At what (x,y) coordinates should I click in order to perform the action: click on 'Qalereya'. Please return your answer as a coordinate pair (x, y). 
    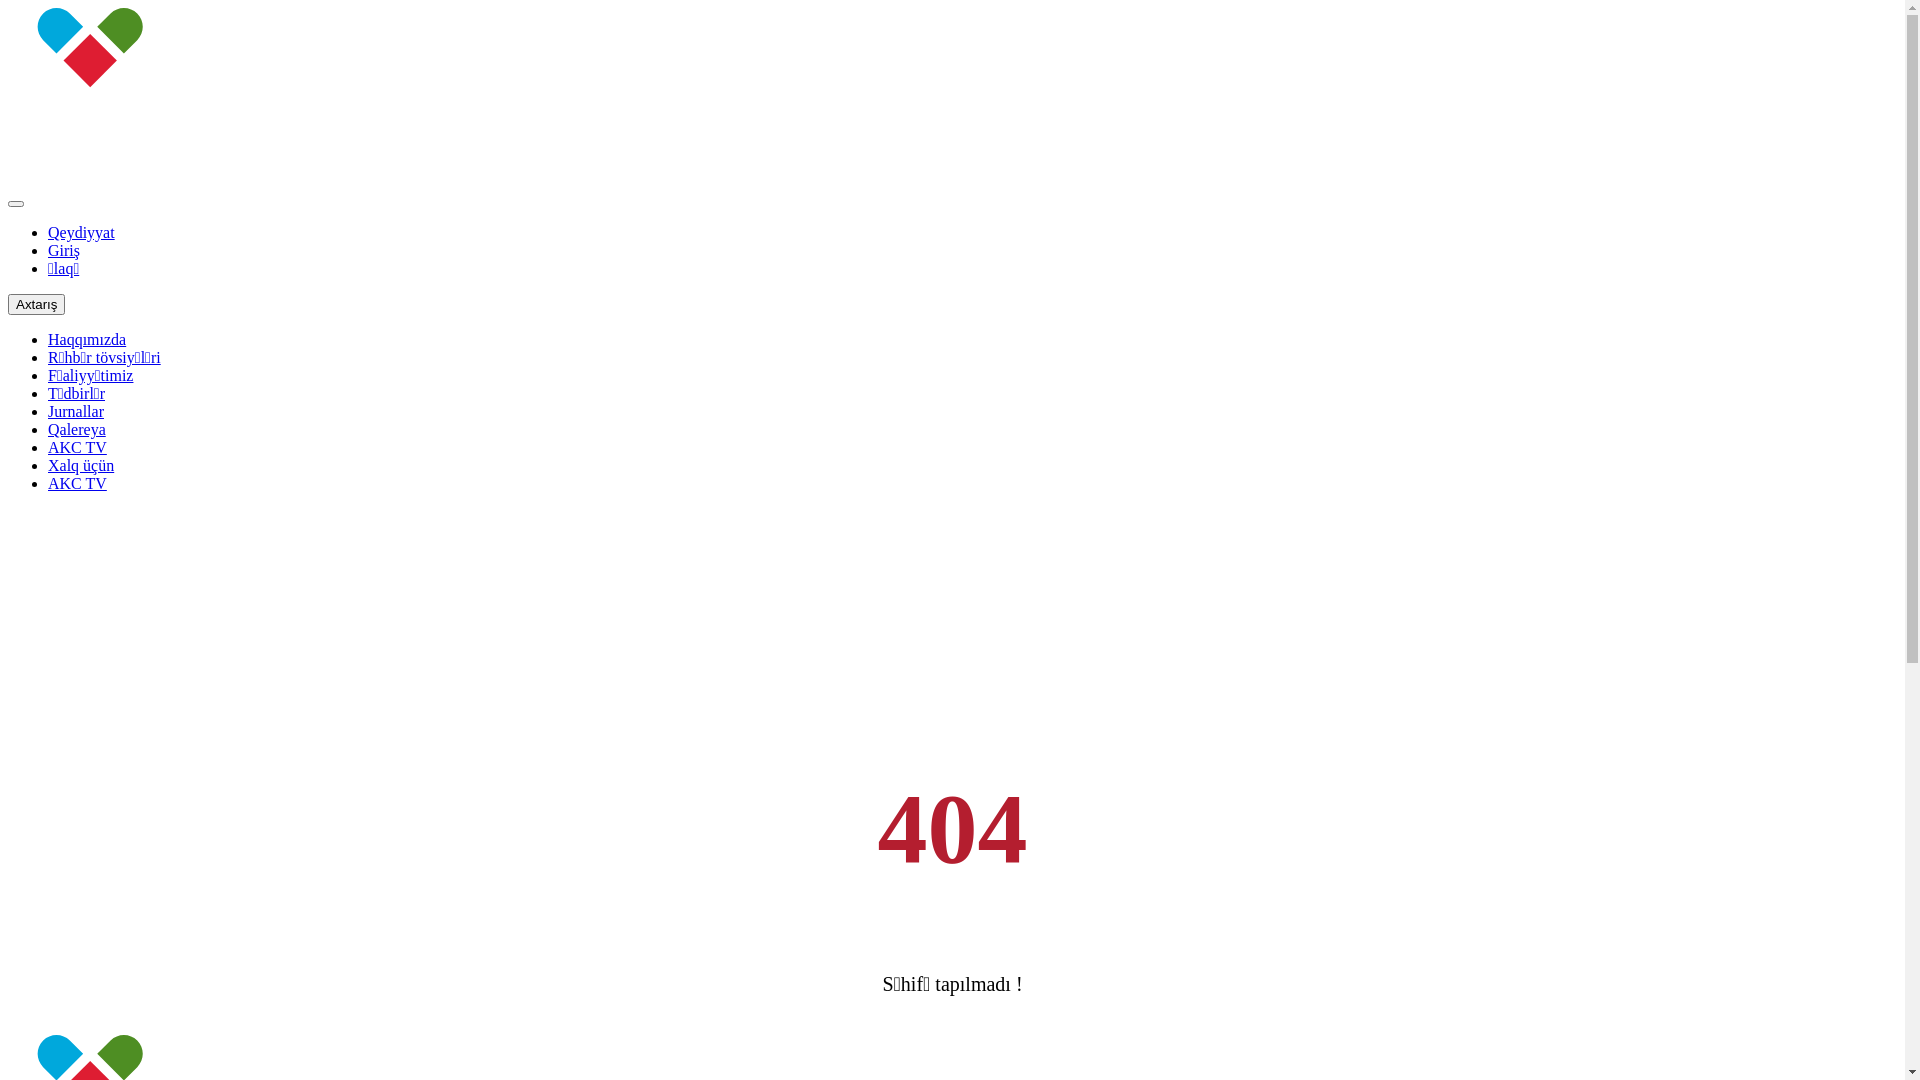
    Looking at the image, I should click on (48, 428).